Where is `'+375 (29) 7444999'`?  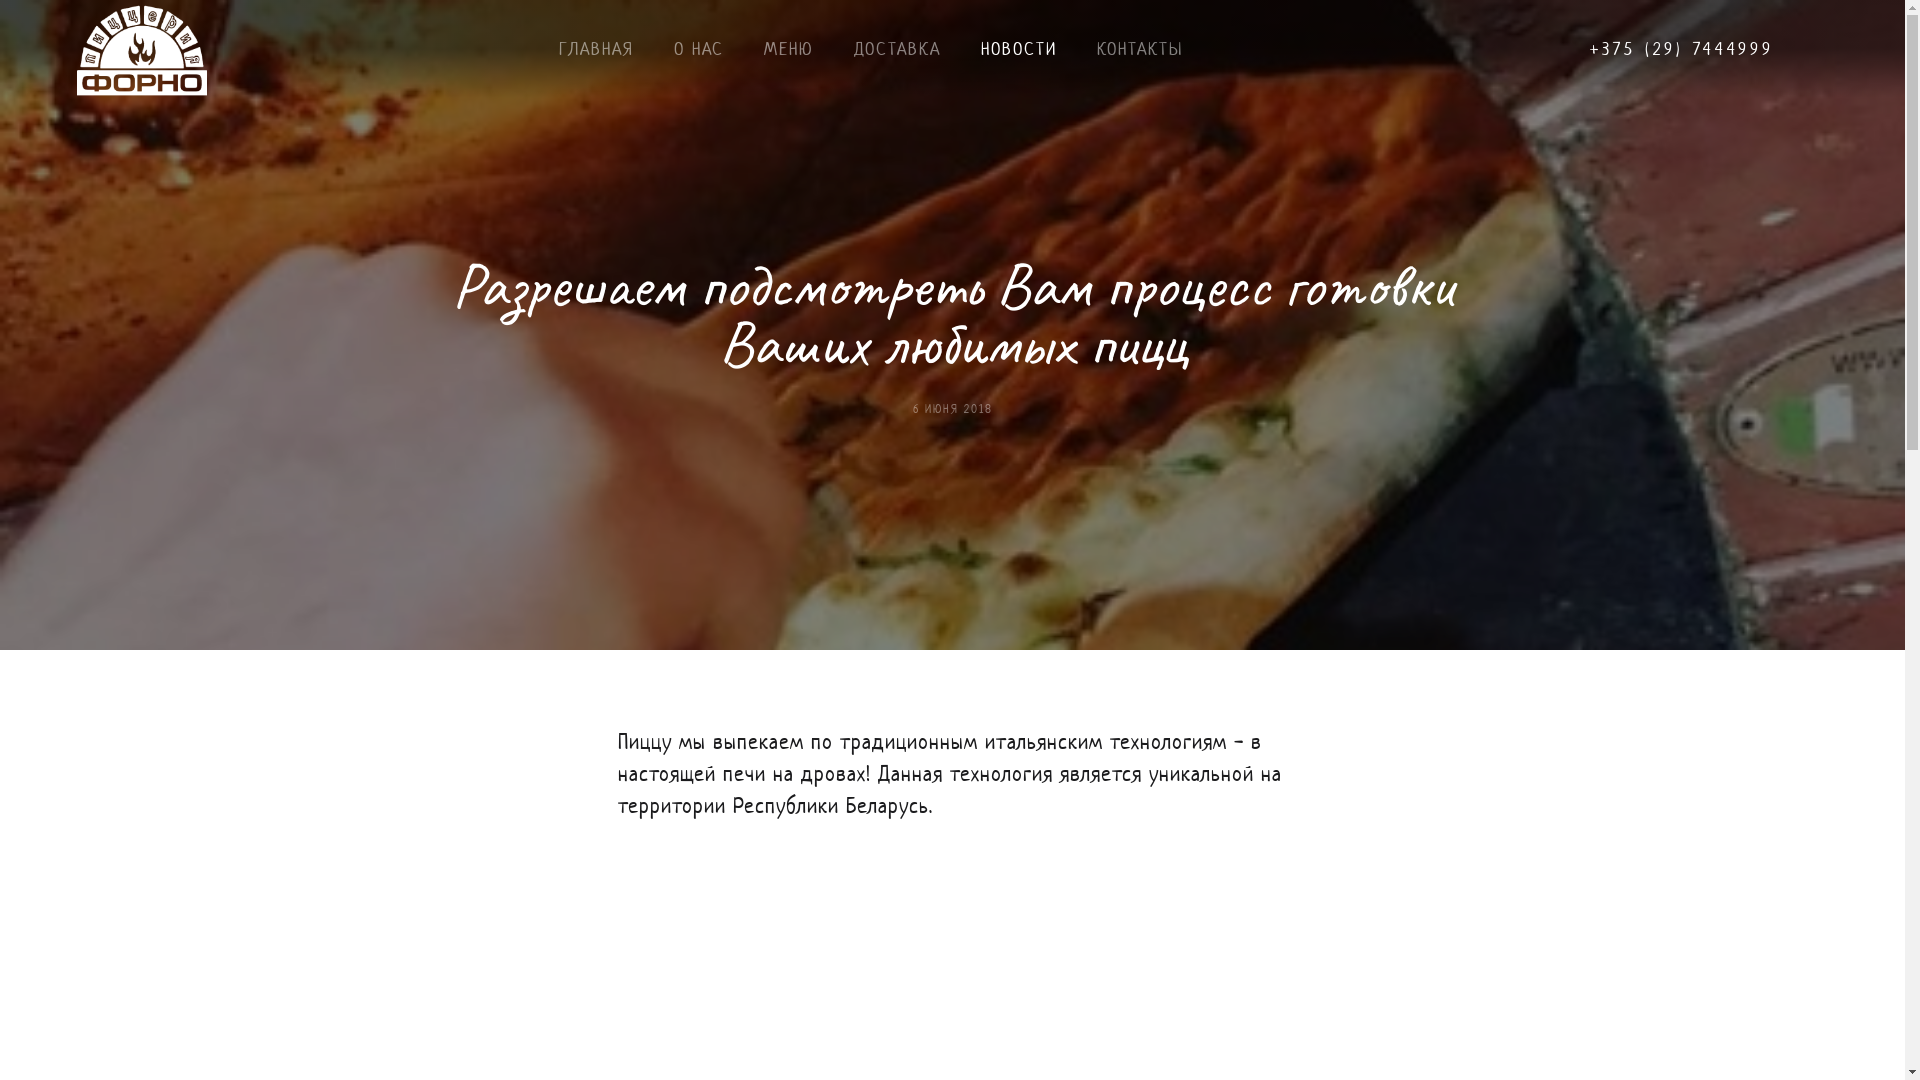 '+375 (29) 7444999' is located at coordinates (1680, 48).